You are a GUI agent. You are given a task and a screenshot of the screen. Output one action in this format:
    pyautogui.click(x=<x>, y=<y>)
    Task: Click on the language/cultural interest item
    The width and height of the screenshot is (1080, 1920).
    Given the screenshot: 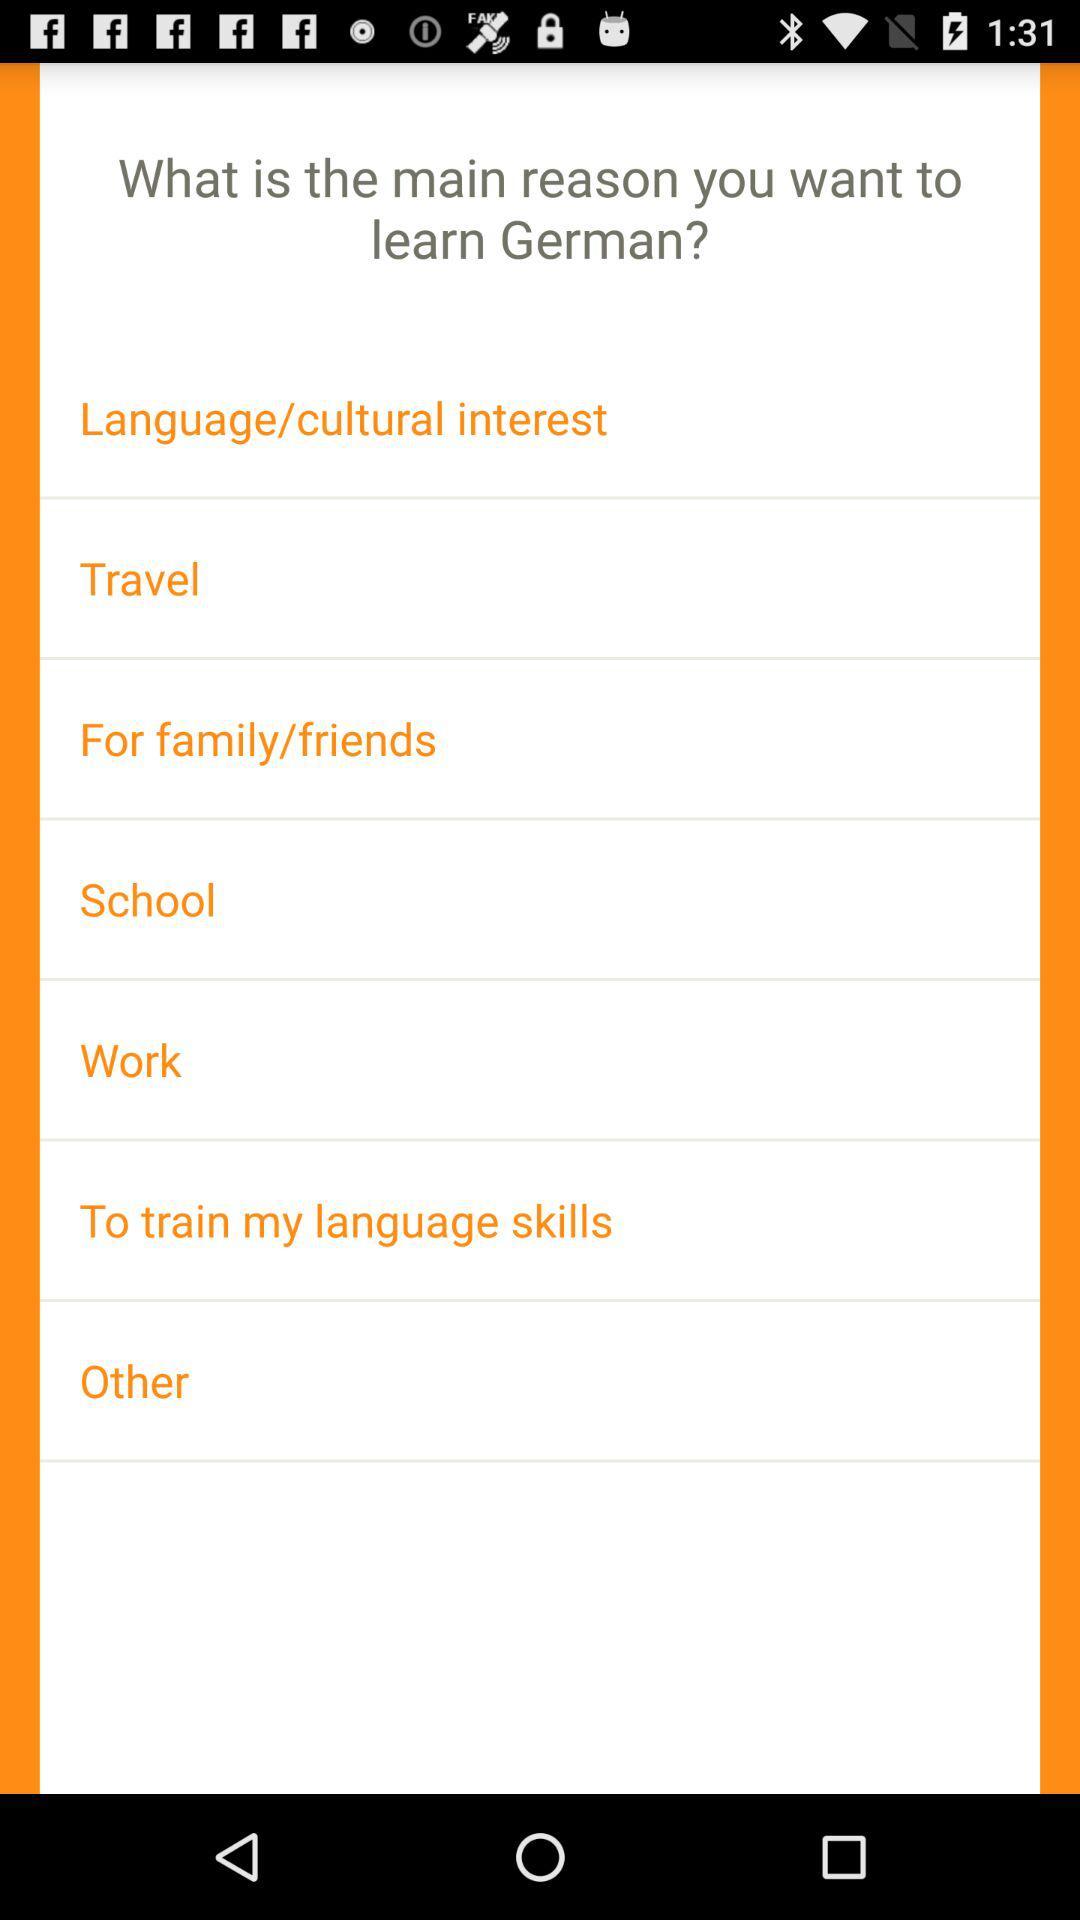 What is the action you would take?
    pyautogui.click(x=540, y=416)
    